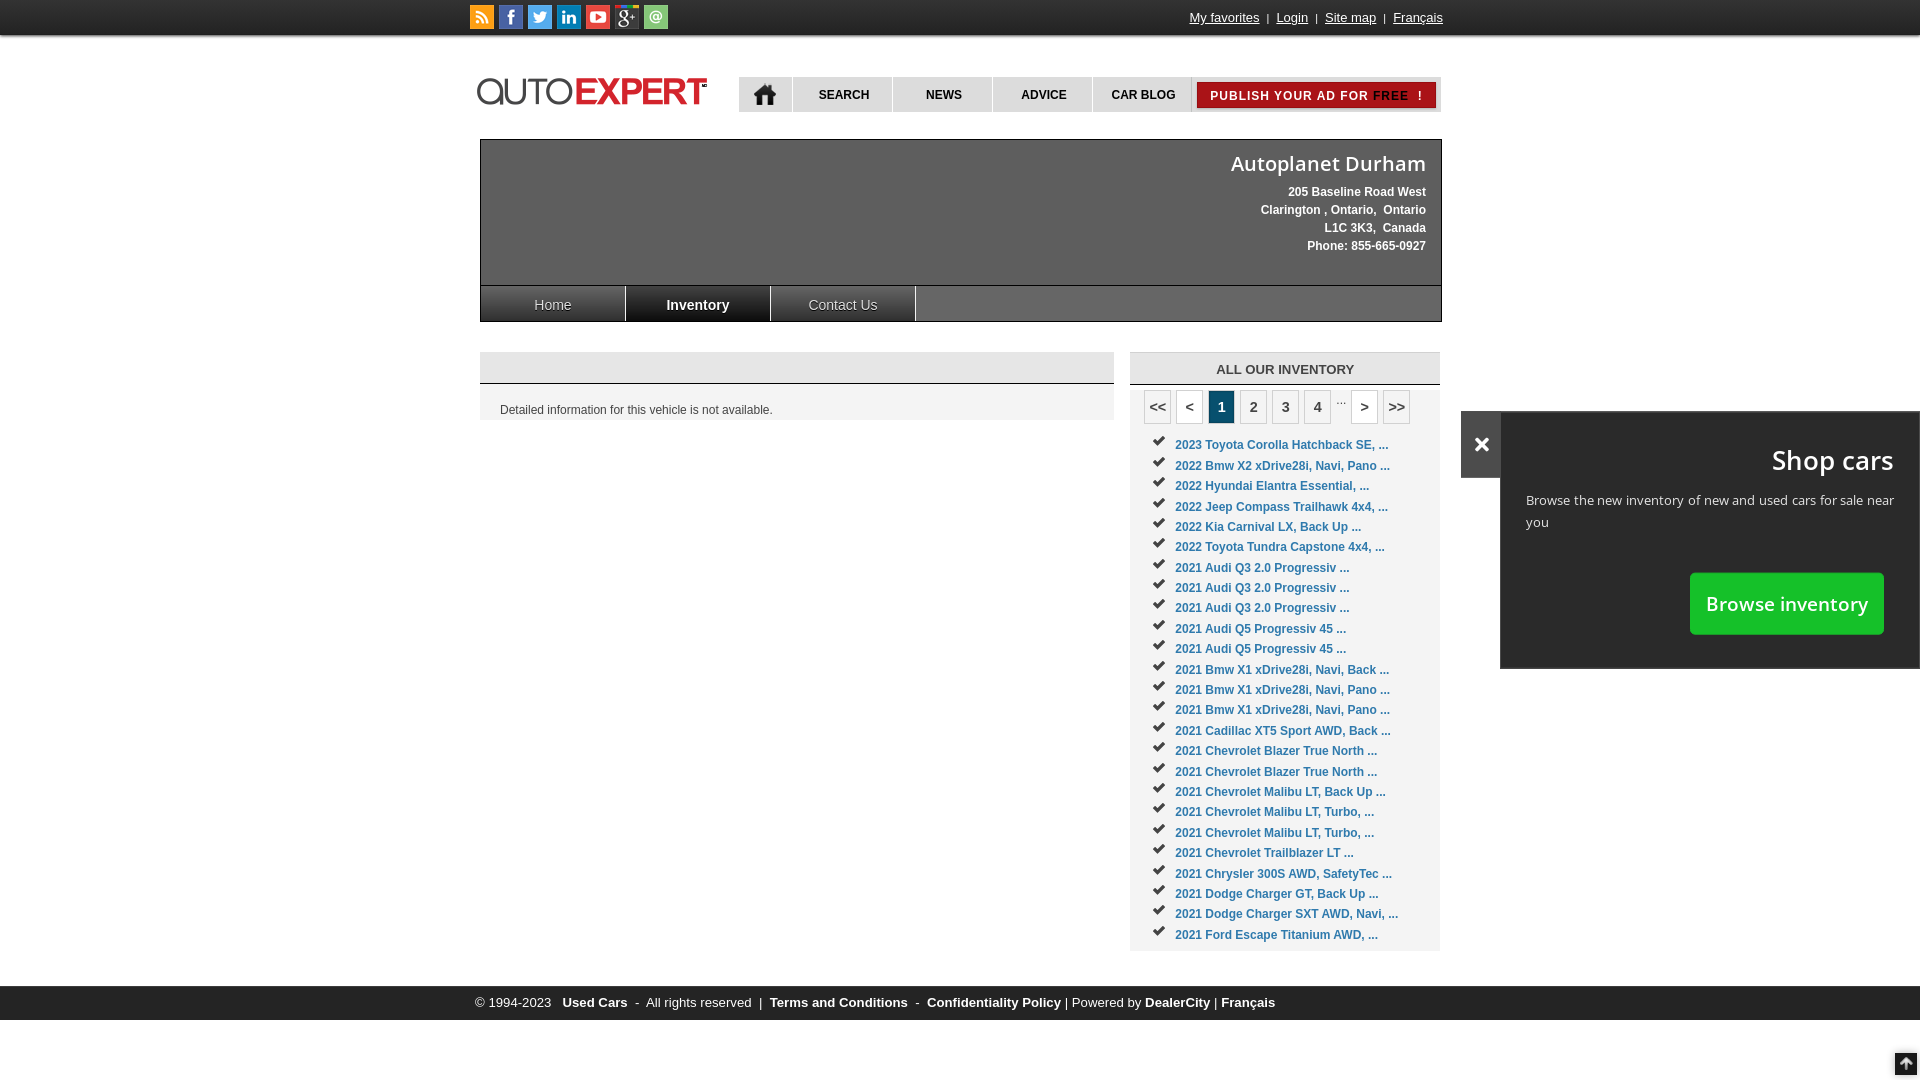 Image resolution: width=1920 pixels, height=1080 pixels. Describe the element at coordinates (568, 24) in the screenshot. I see `'Follow Publications Le Guide Inc. on LinkedIn'` at that location.